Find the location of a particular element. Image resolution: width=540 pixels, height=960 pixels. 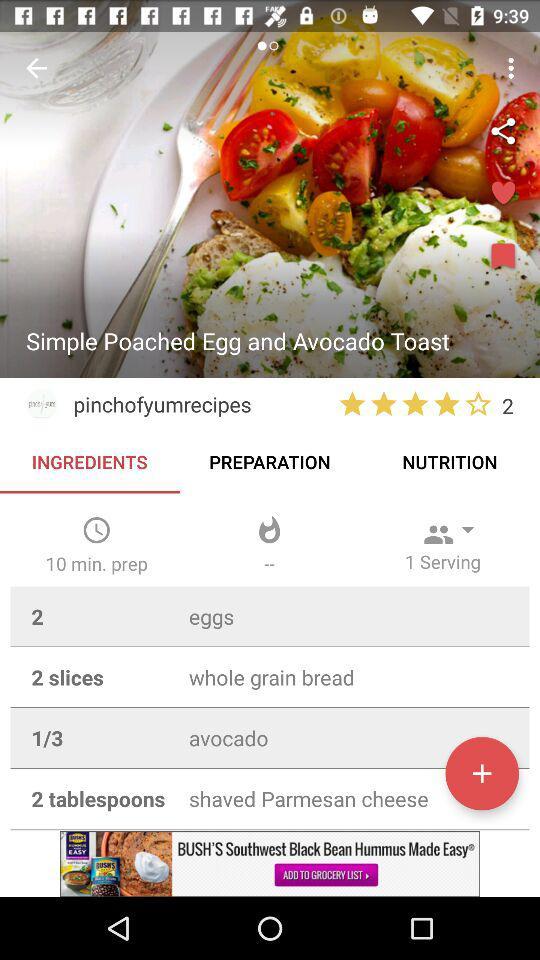

the share icon is located at coordinates (502, 130).